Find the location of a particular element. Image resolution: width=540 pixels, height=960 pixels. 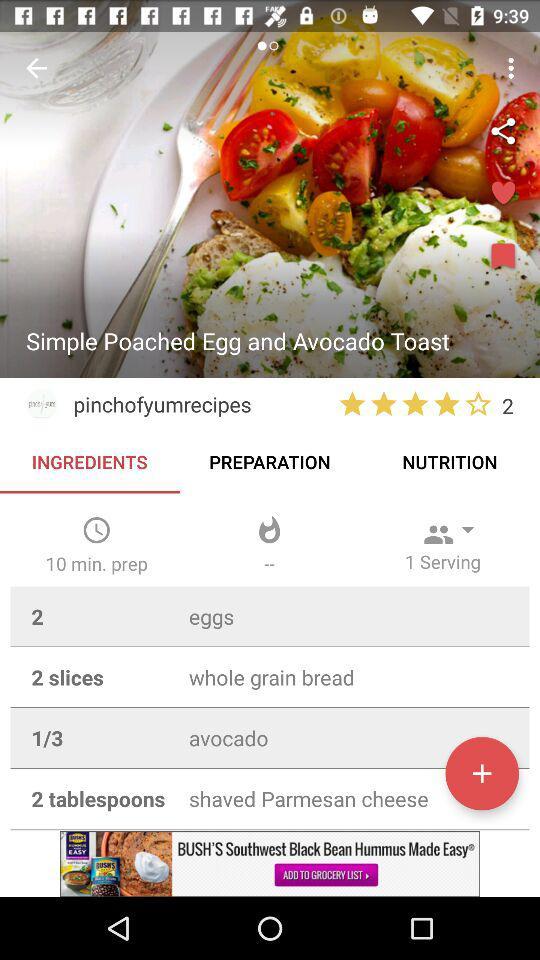

the share icon is located at coordinates (502, 130).